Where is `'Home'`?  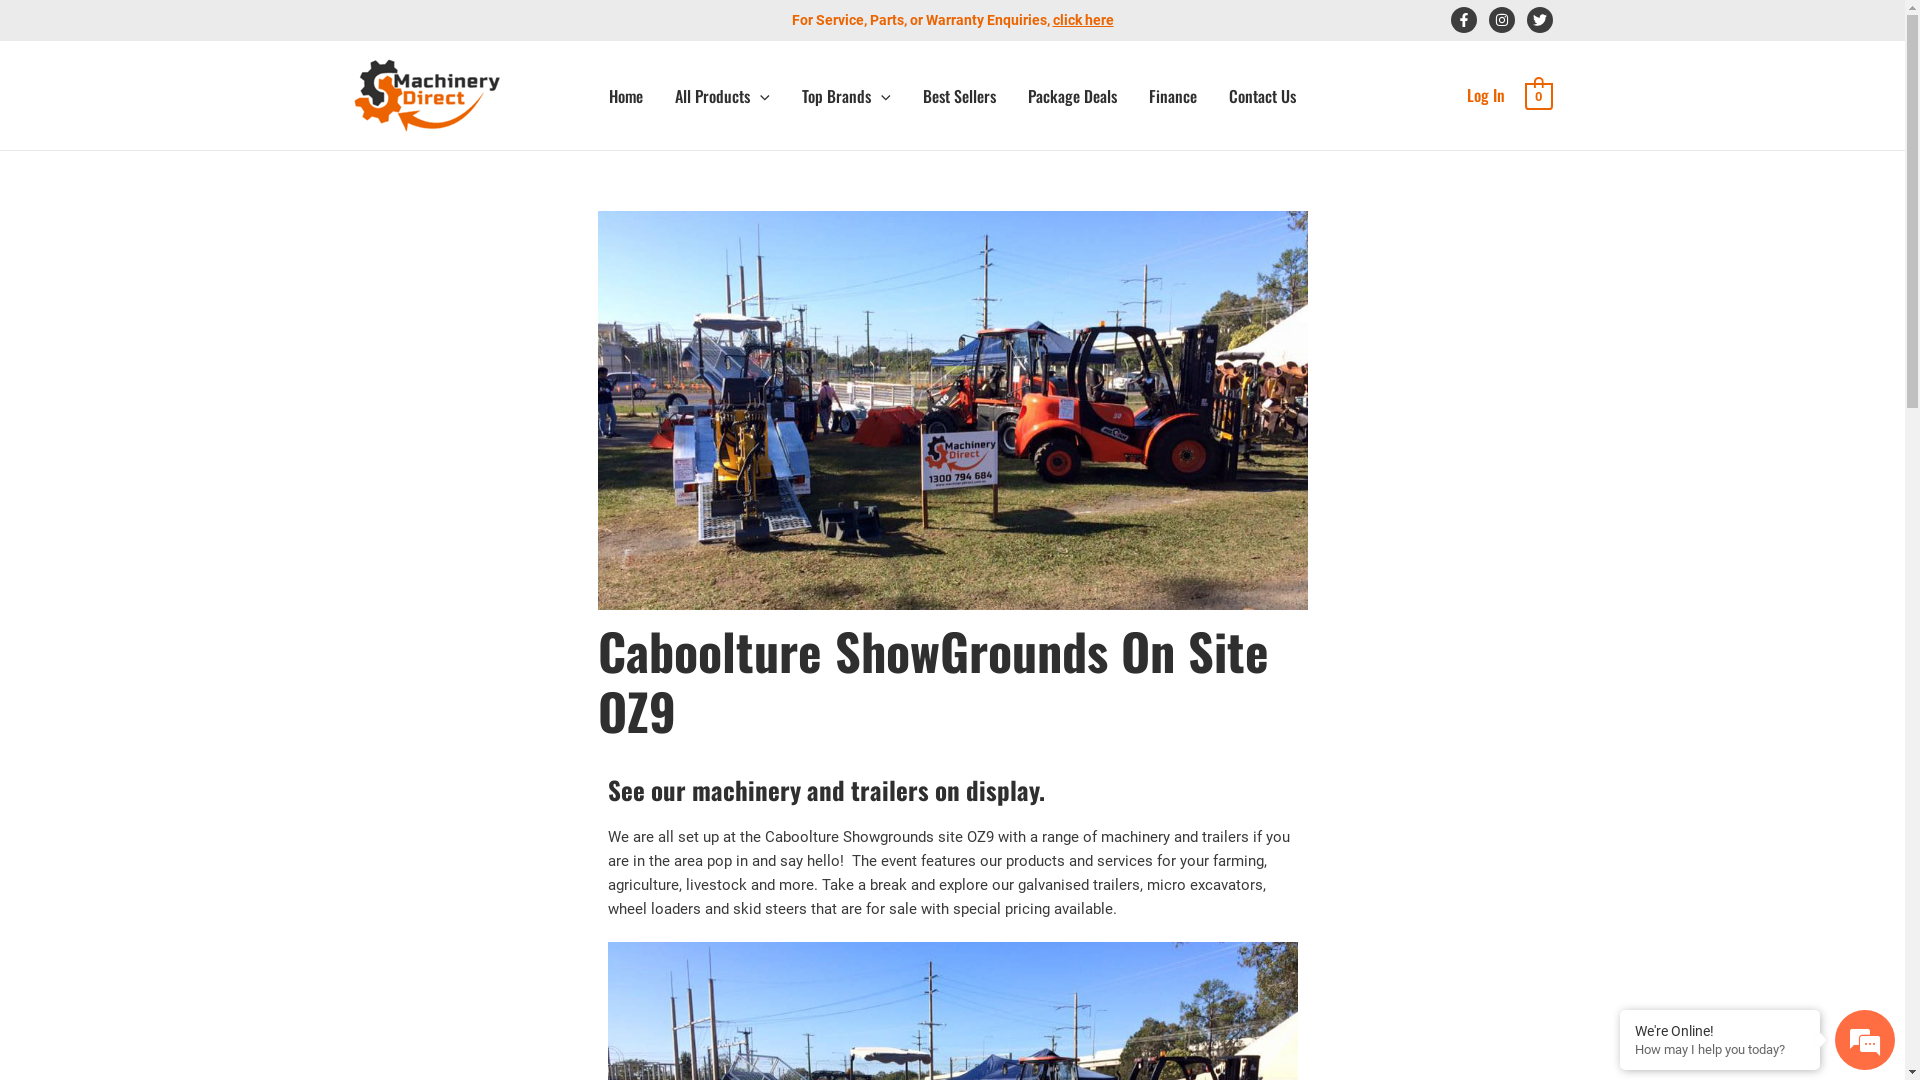
'Home' is located at coordinates (624, 96).